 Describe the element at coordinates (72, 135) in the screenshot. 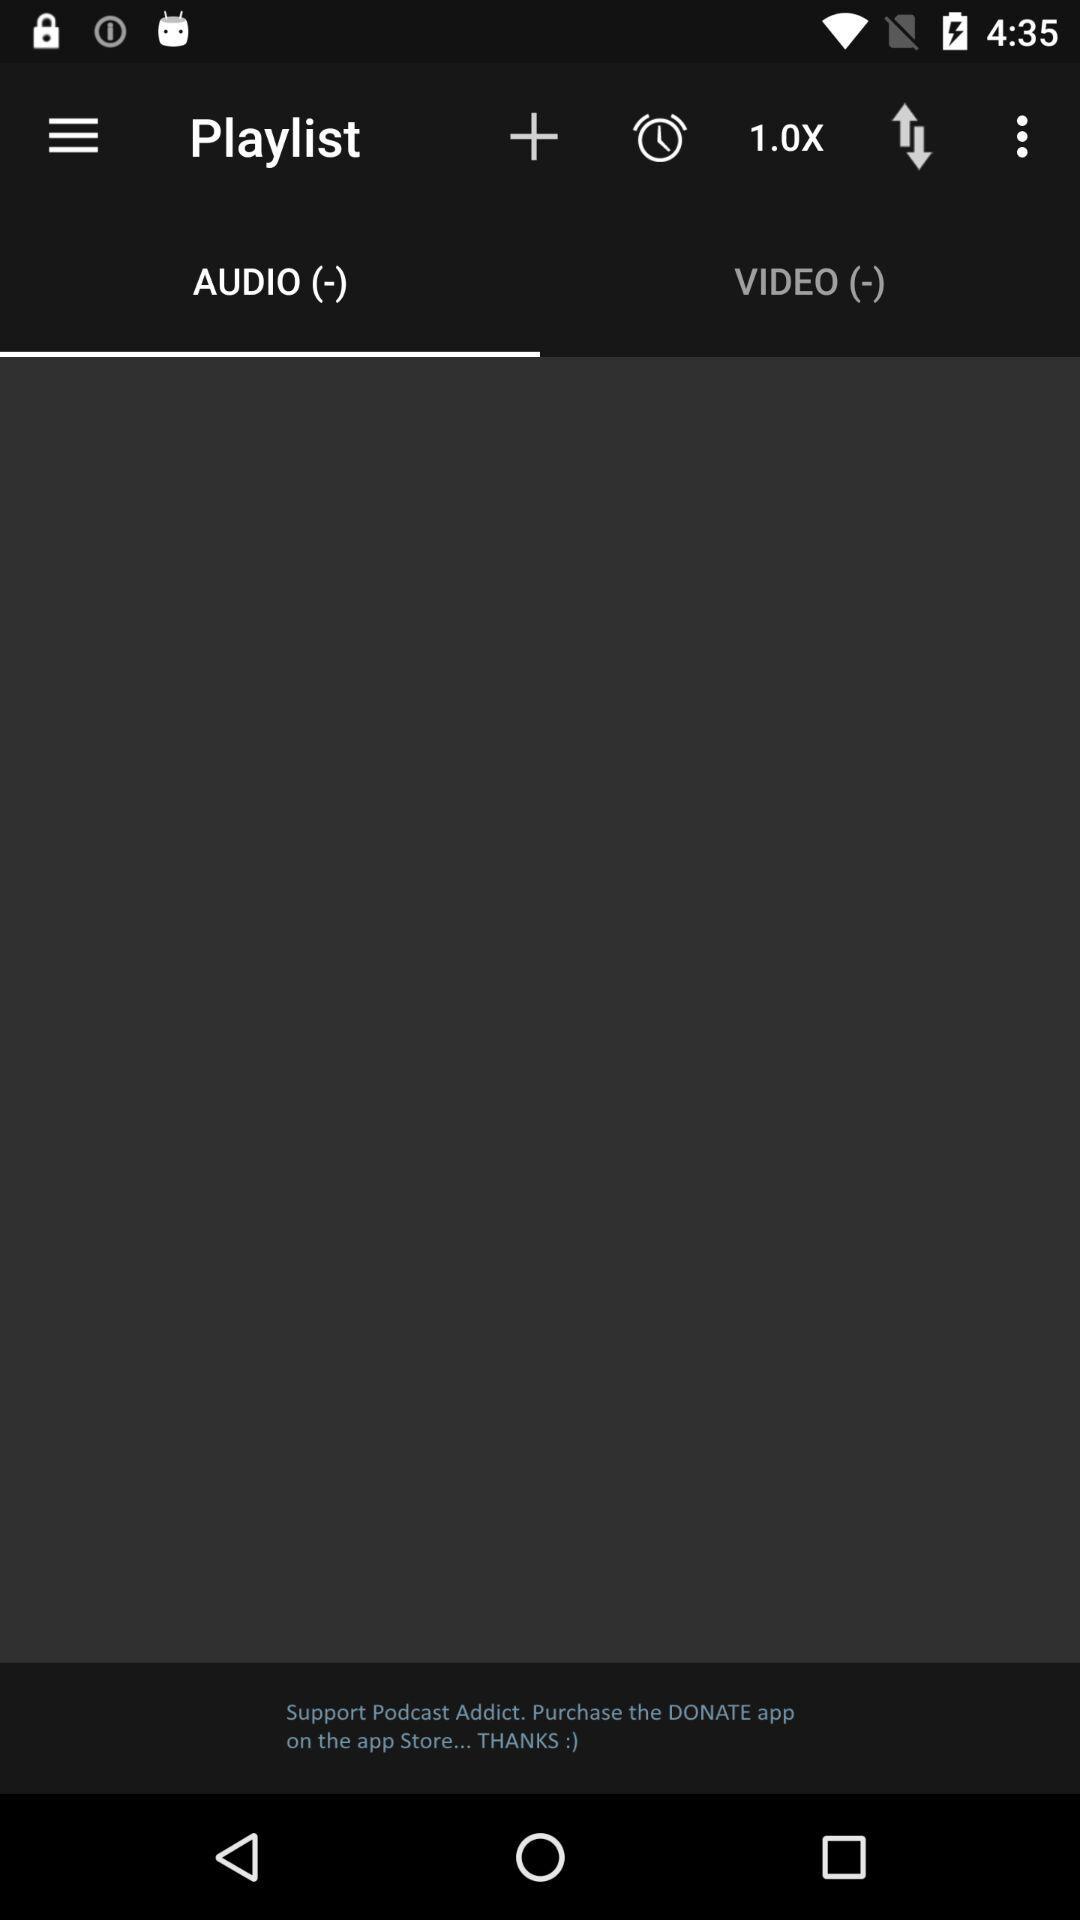

I see `item next to playlist icon` at that location.